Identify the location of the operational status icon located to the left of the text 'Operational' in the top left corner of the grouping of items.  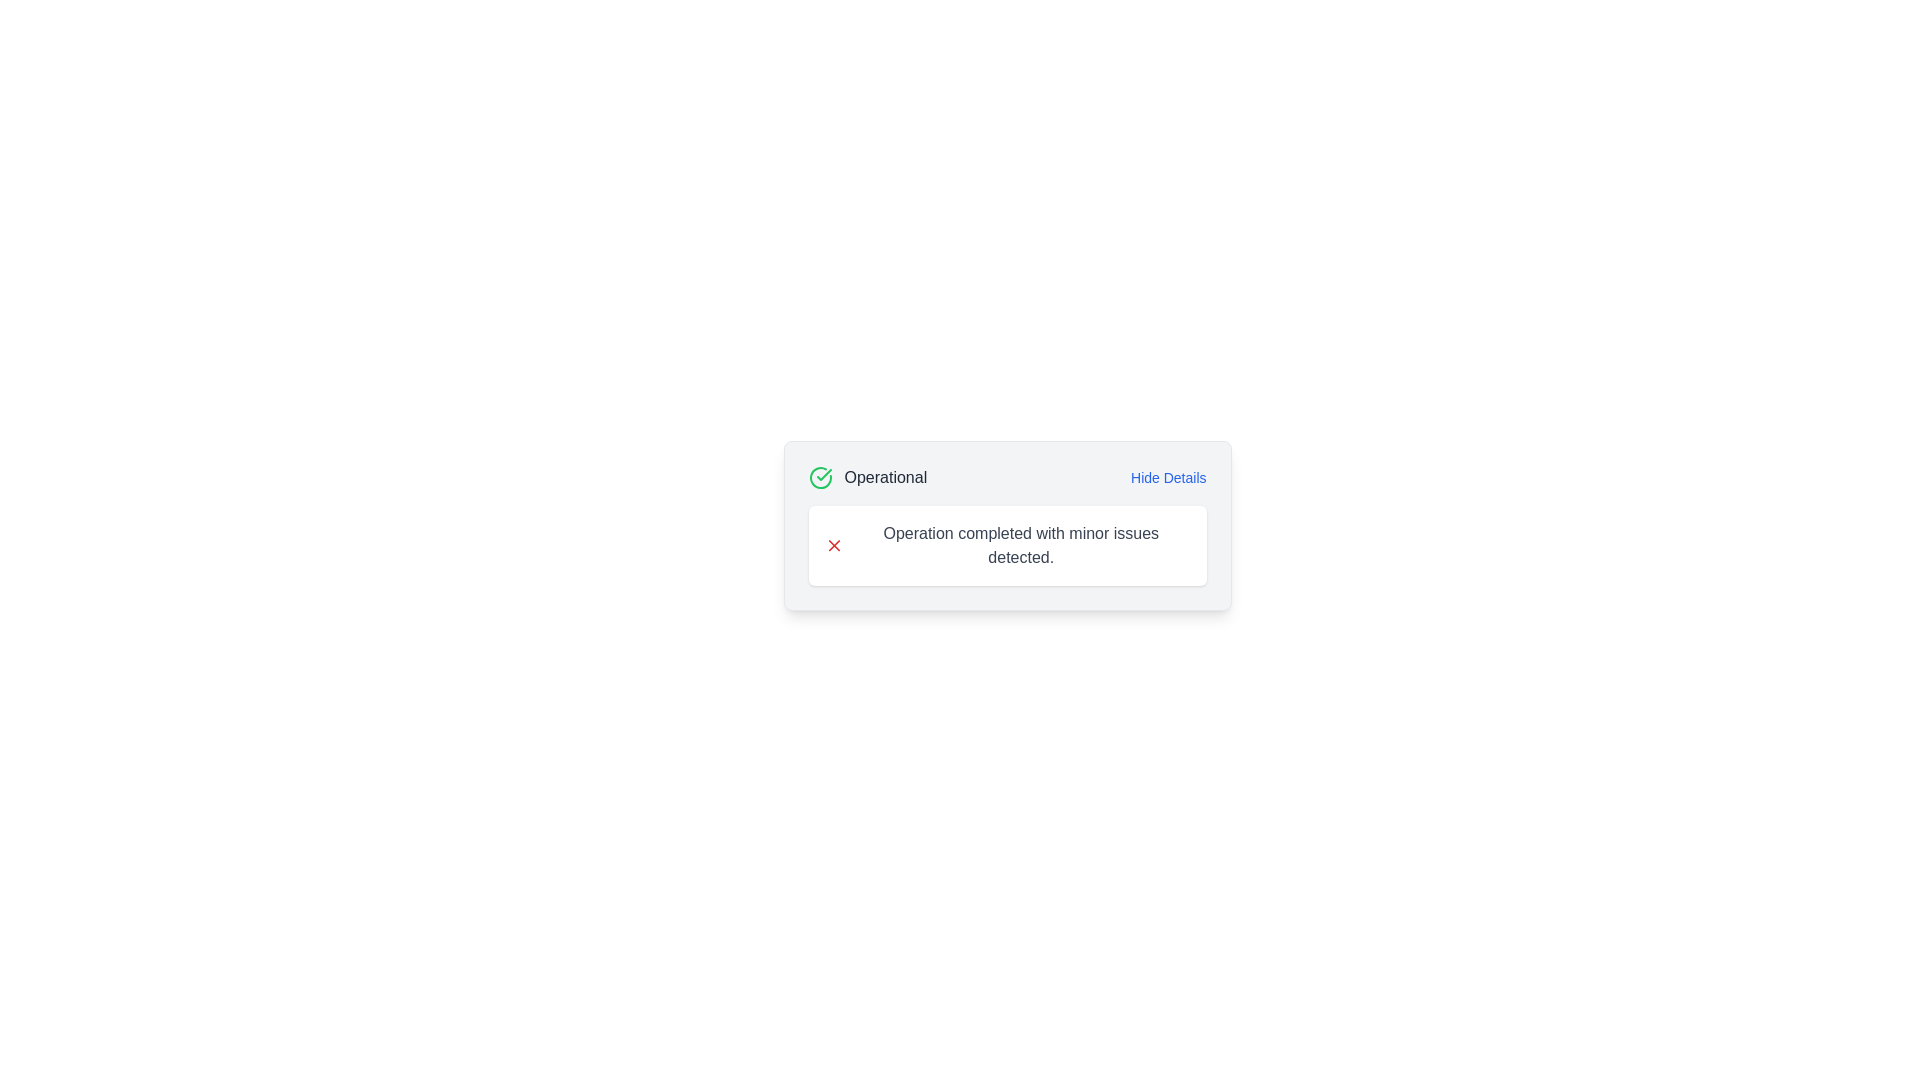
(820, 478).